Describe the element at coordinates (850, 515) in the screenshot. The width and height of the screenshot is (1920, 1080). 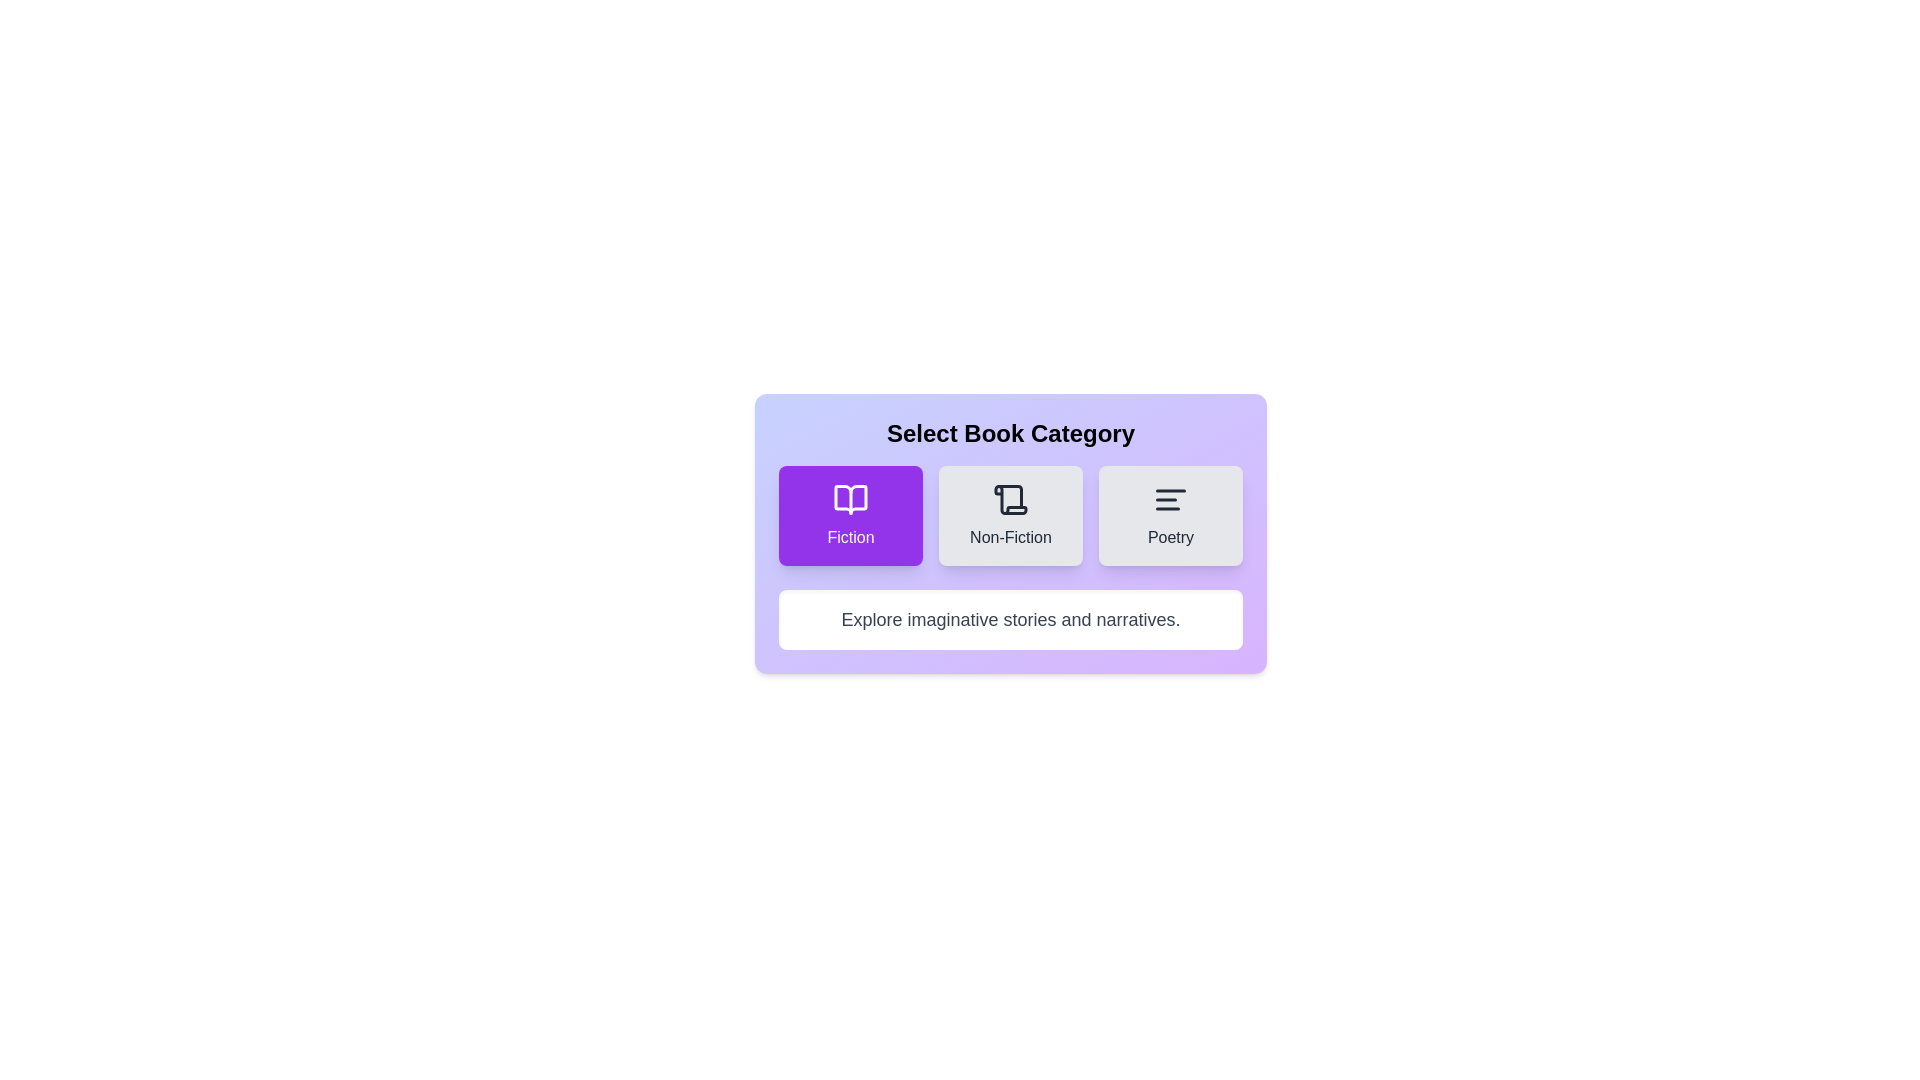
I see `the 'Fiction' category button to select it` at that location.